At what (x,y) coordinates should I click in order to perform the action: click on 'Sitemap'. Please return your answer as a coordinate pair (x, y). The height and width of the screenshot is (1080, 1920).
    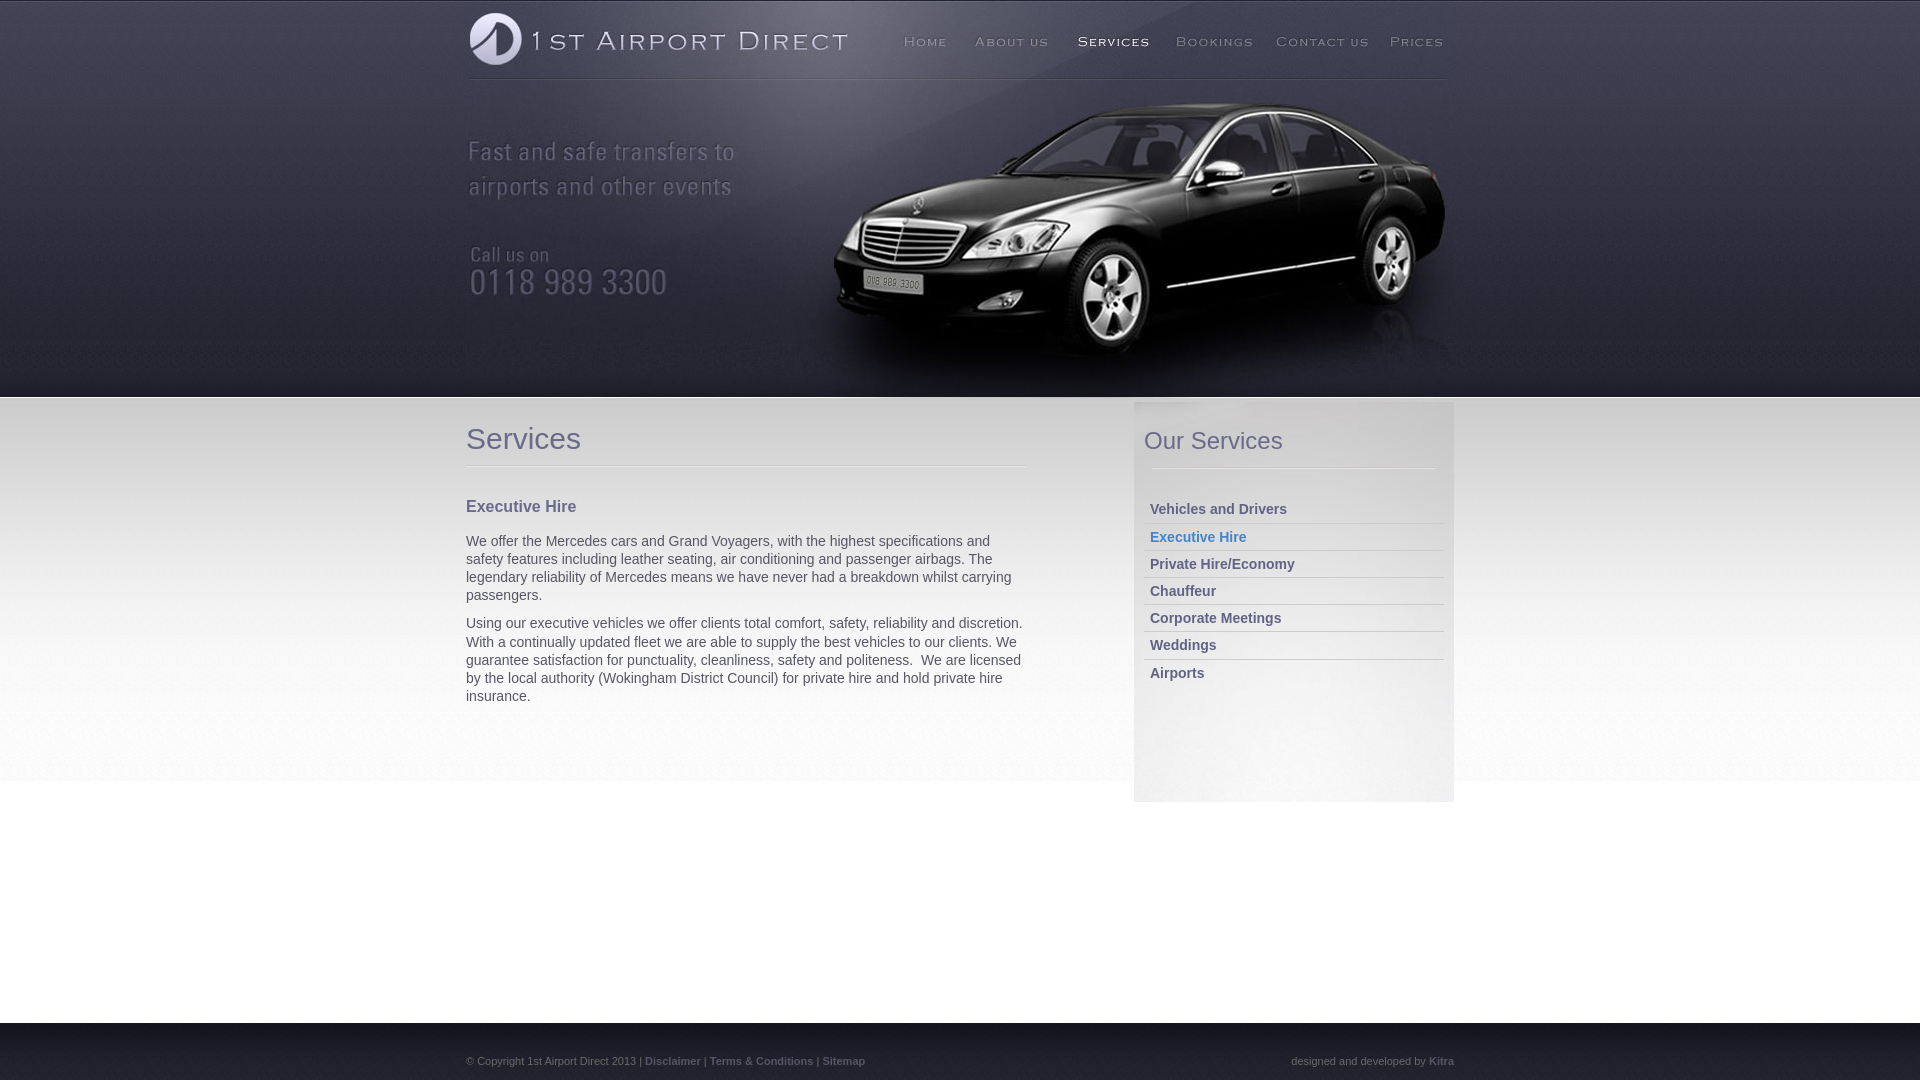
    Looking at the image, I should click on (821, 1059).